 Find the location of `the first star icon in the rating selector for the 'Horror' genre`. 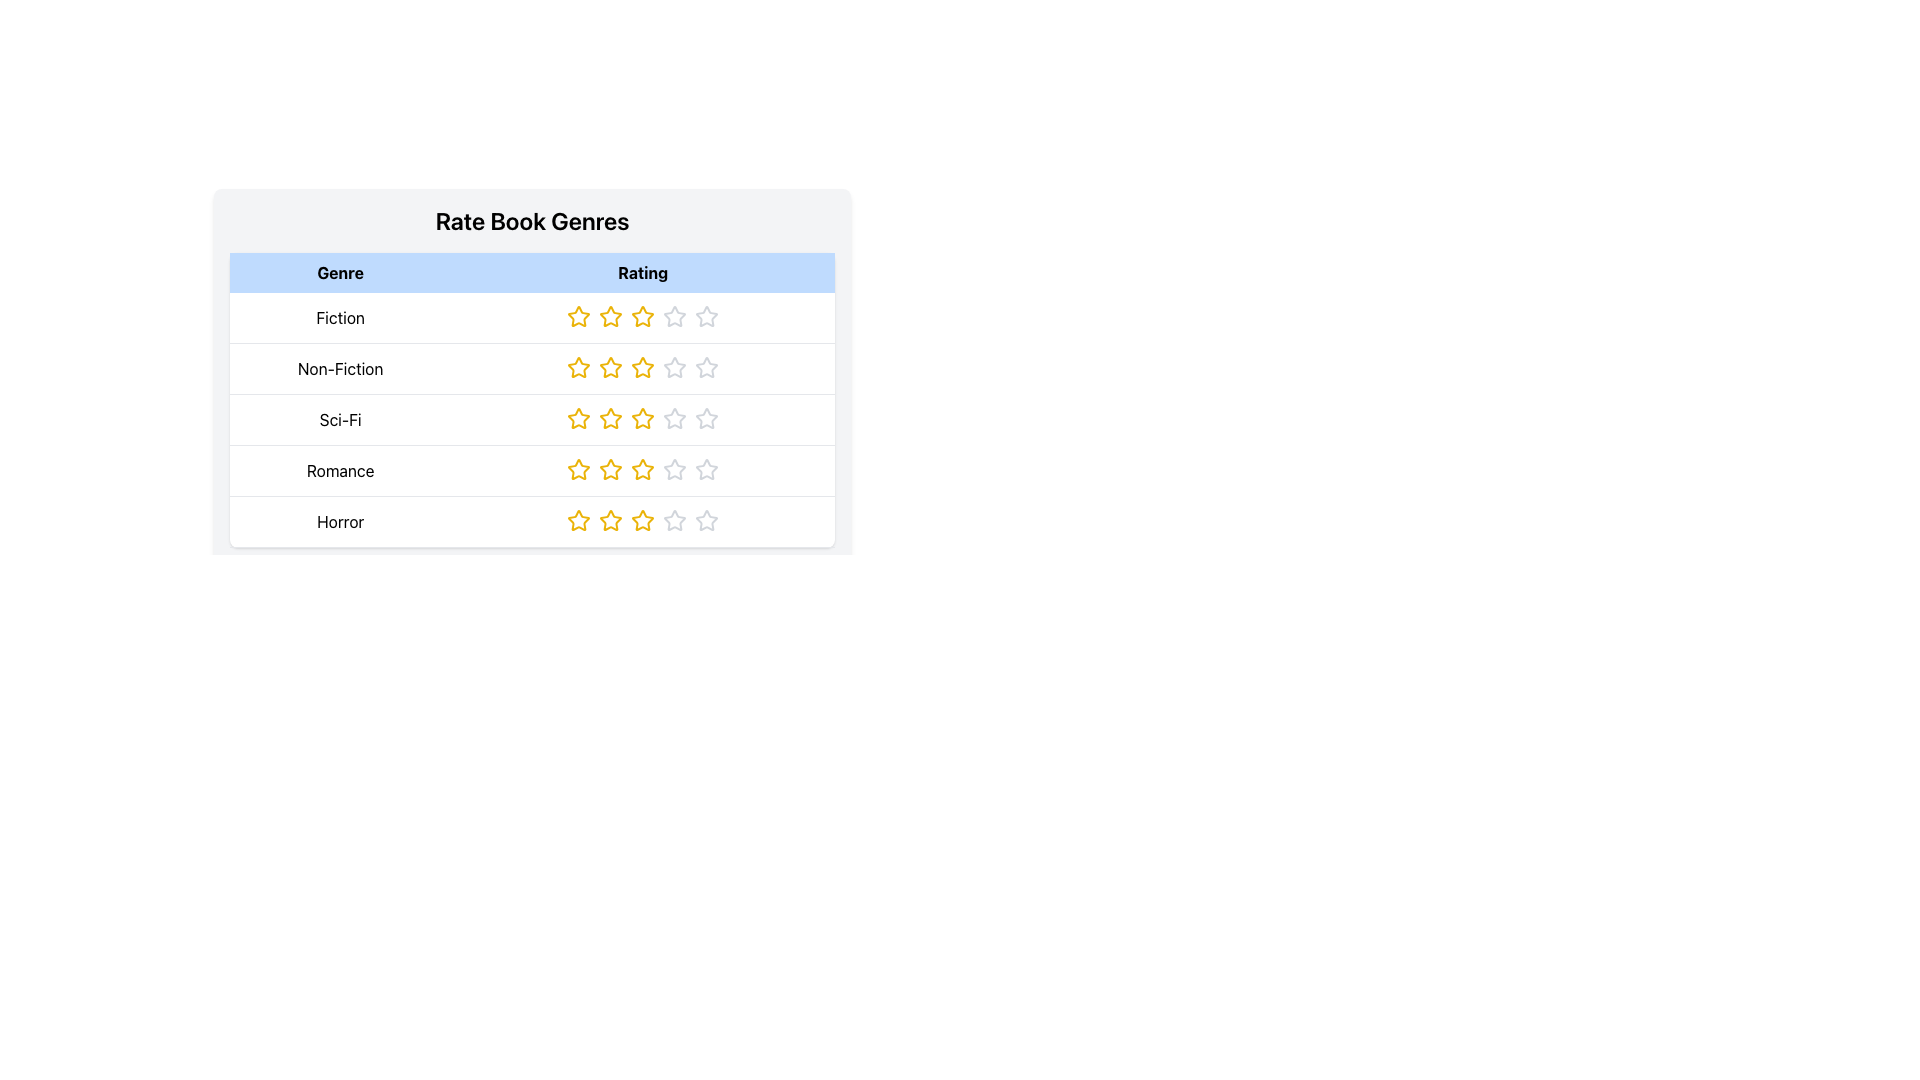

the first star icon in the rating selector for the 'Horror' genre is located at coordinates (578, 519).